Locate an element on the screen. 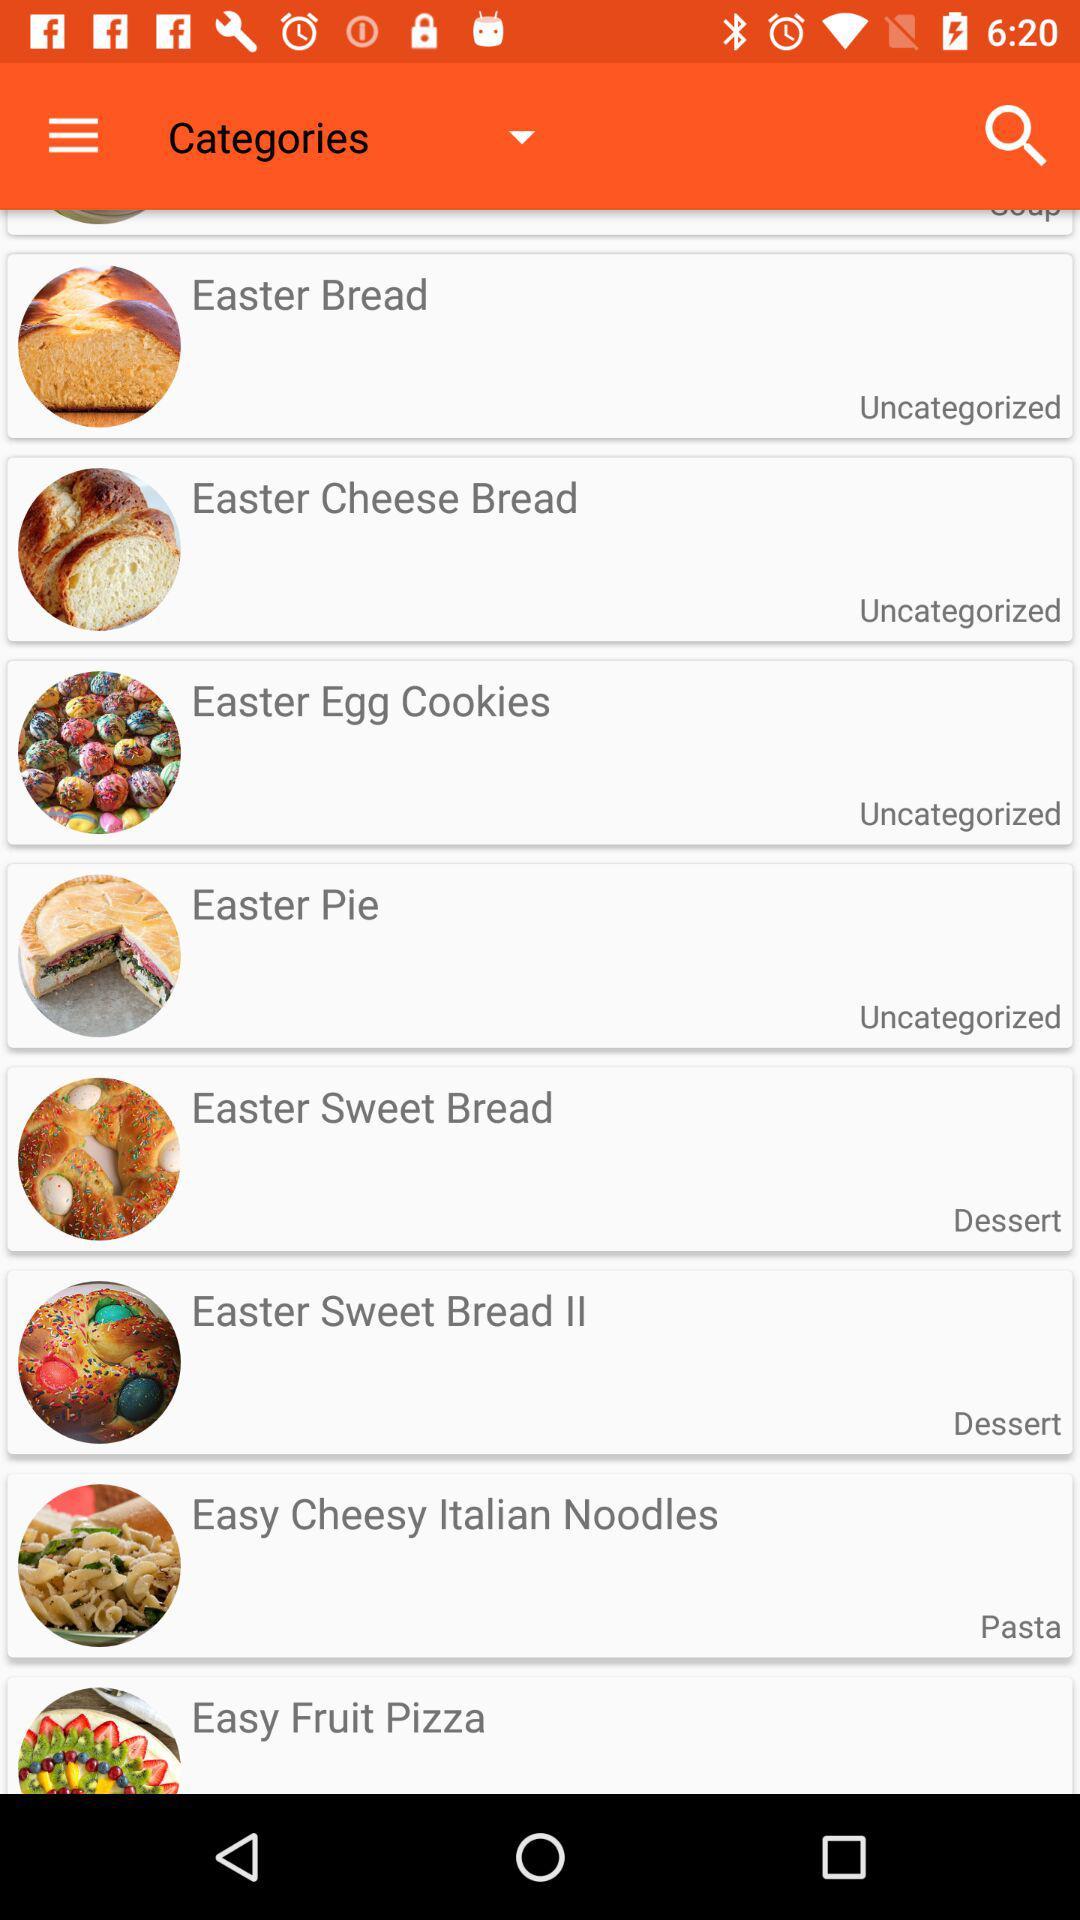 This screenshot has width=1080, height=1920. icon above the soup item is located at coordinates (1017, 135).